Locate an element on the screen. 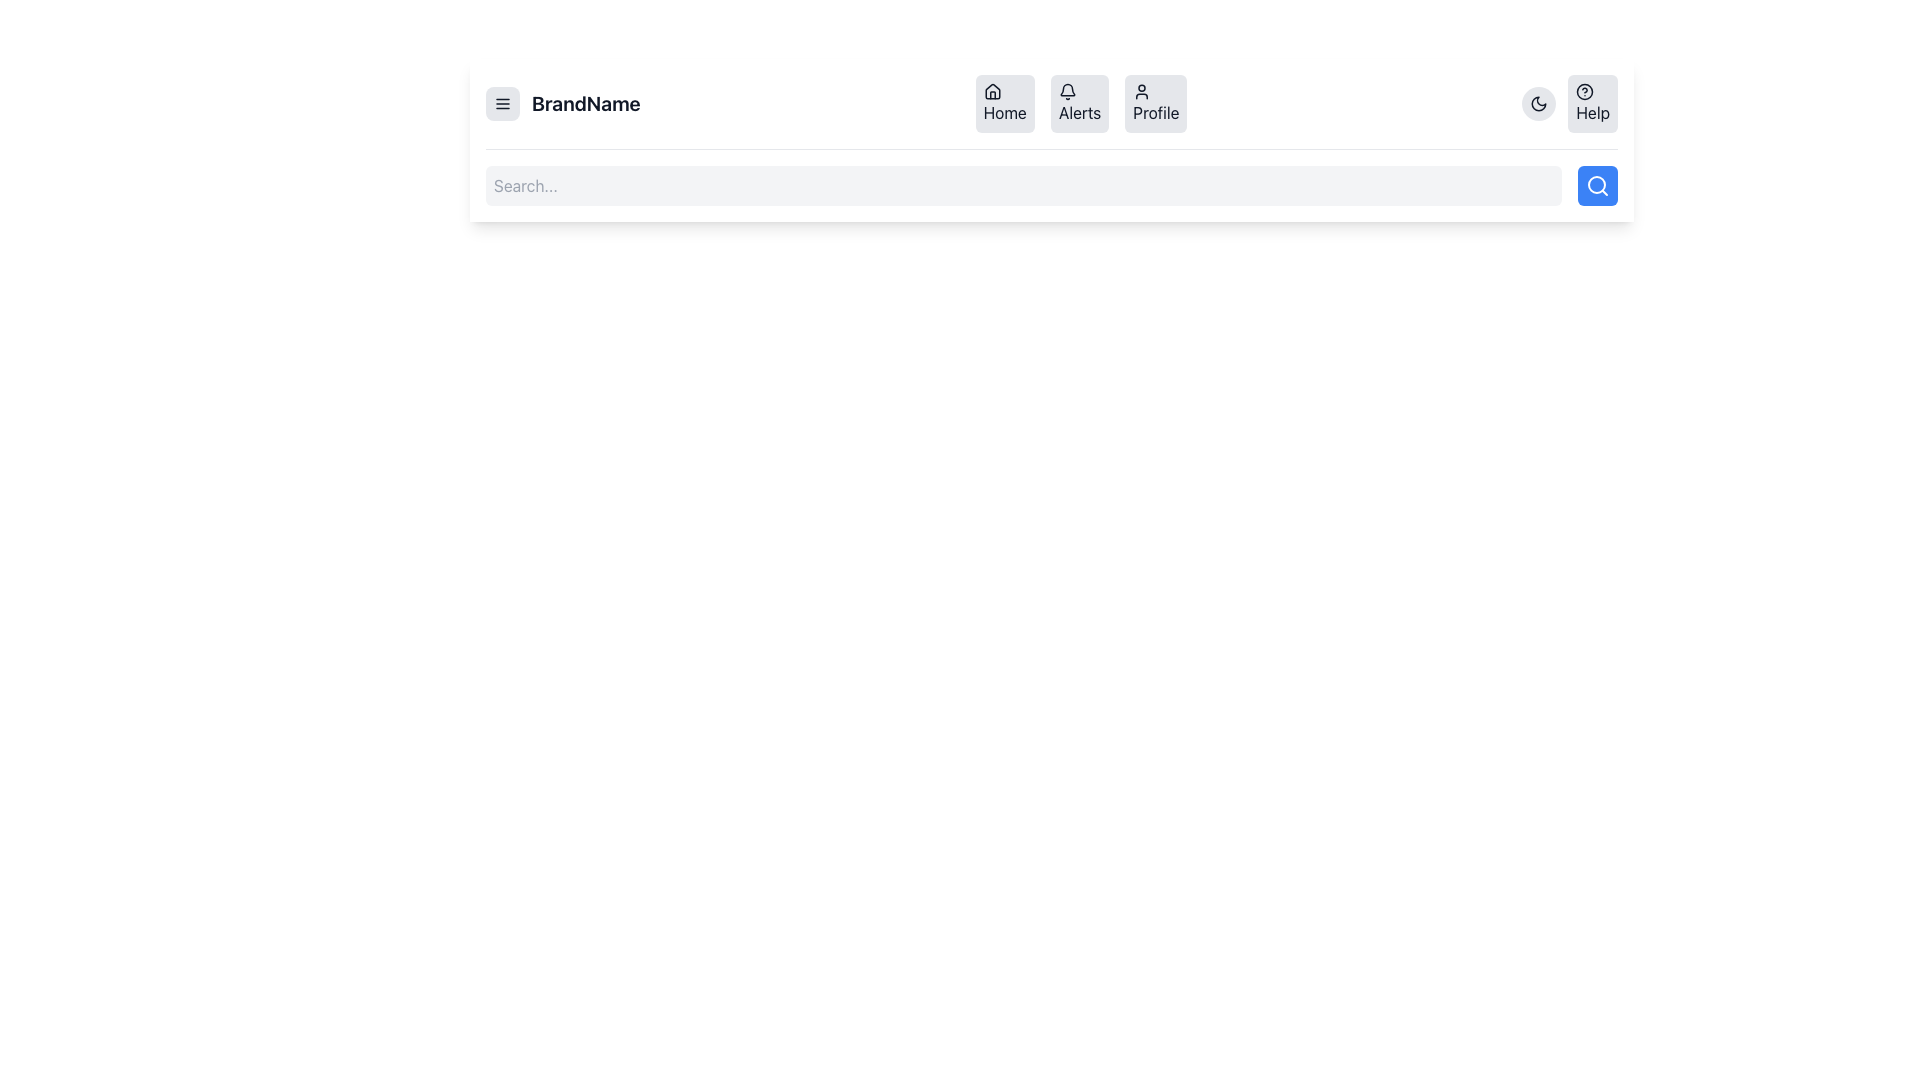  the help button located in the top-right section of the interface, which is aligned with other navigation elements such as 'Home,' 'Alerts,' and 'Profile.' is located at coordinates (1569, 104).